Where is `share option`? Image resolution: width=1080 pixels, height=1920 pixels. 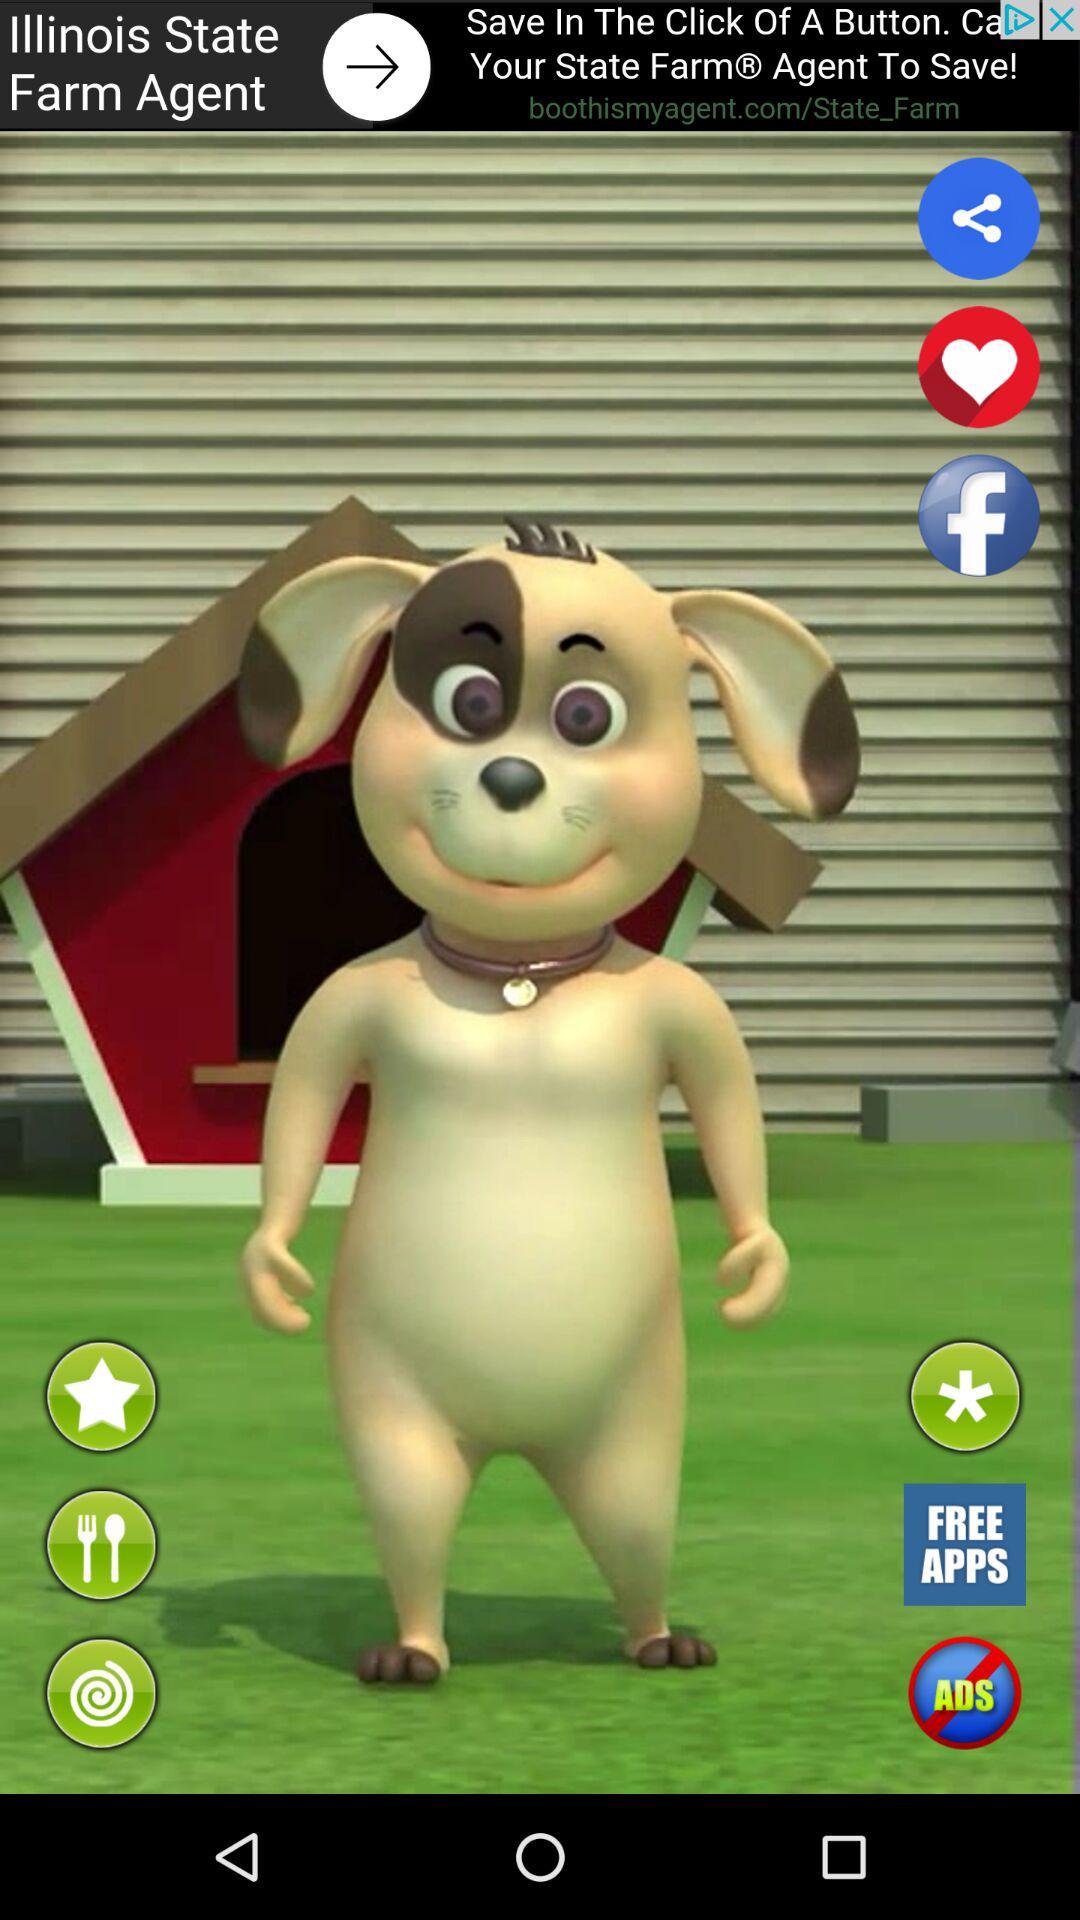 share option is located at coordinates (978, 218).